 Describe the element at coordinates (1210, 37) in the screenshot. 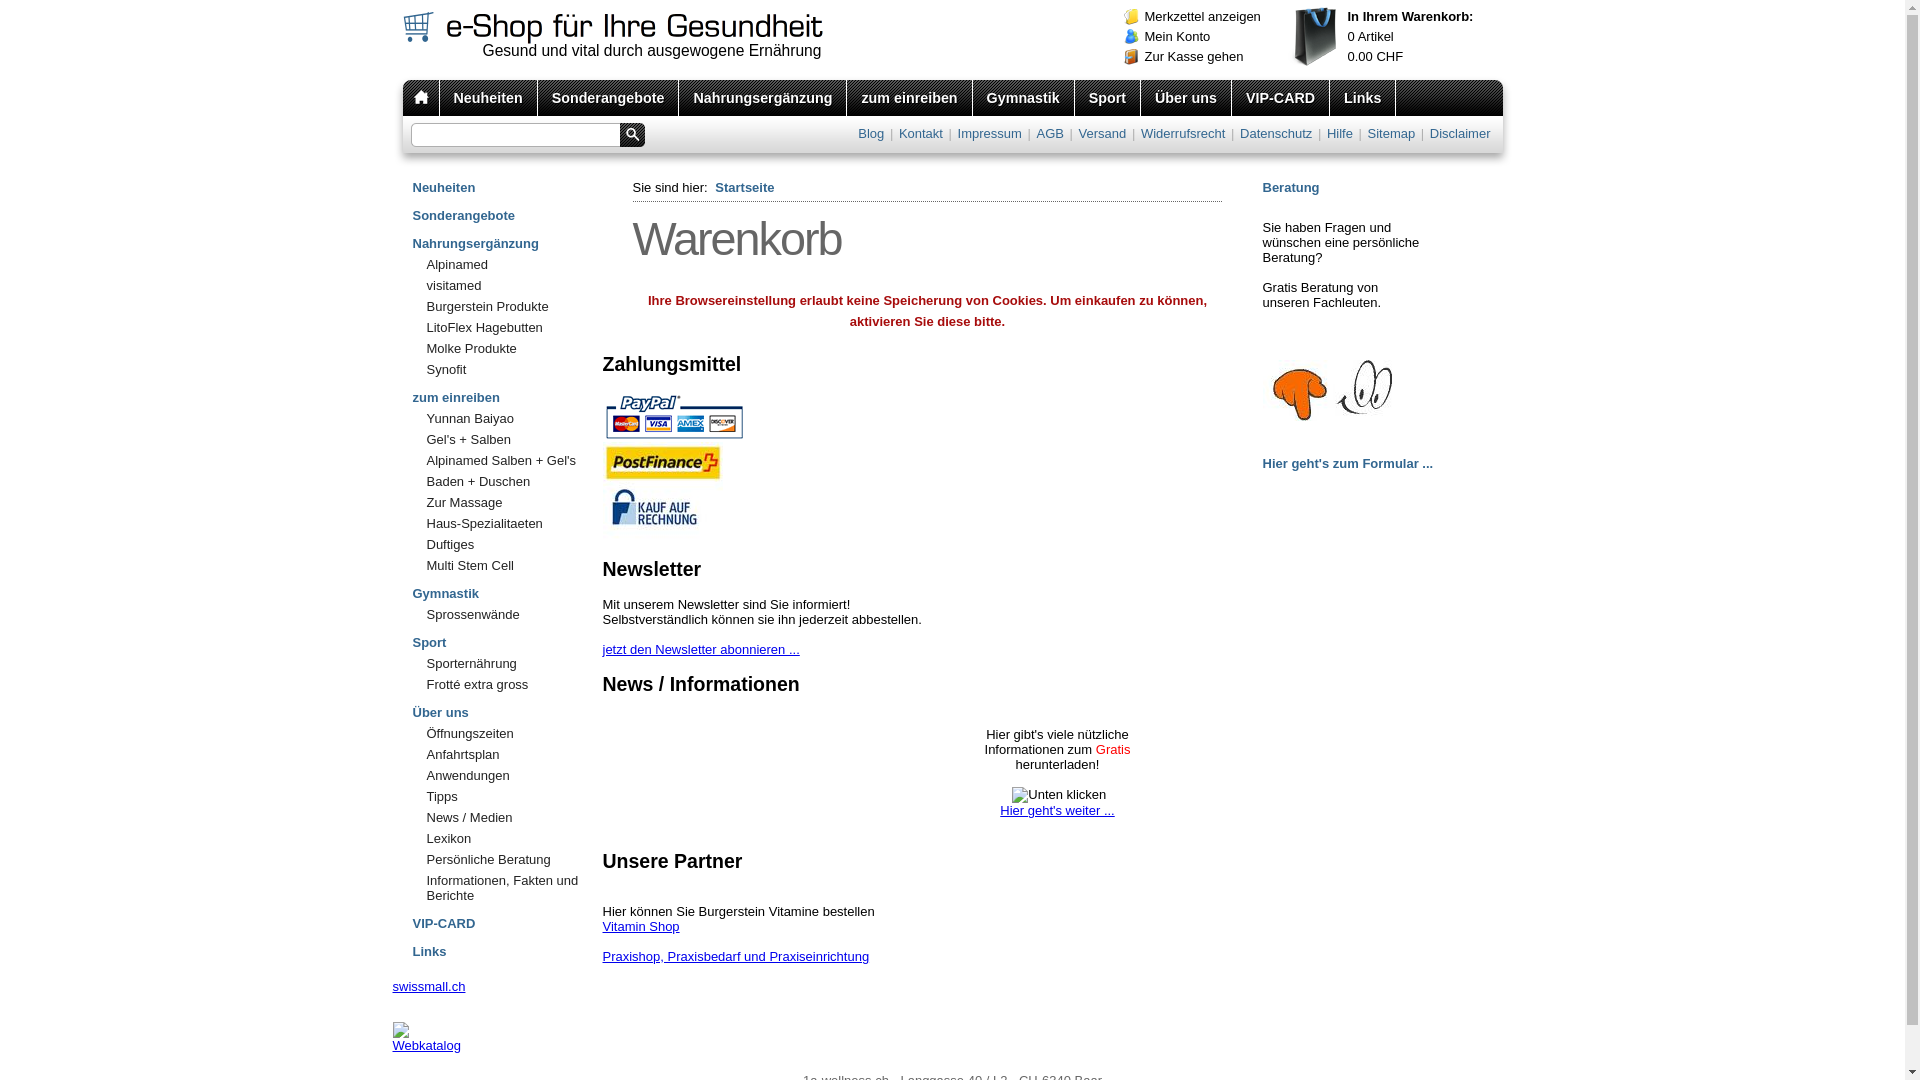

I see `'Mein Konto'` at that location.